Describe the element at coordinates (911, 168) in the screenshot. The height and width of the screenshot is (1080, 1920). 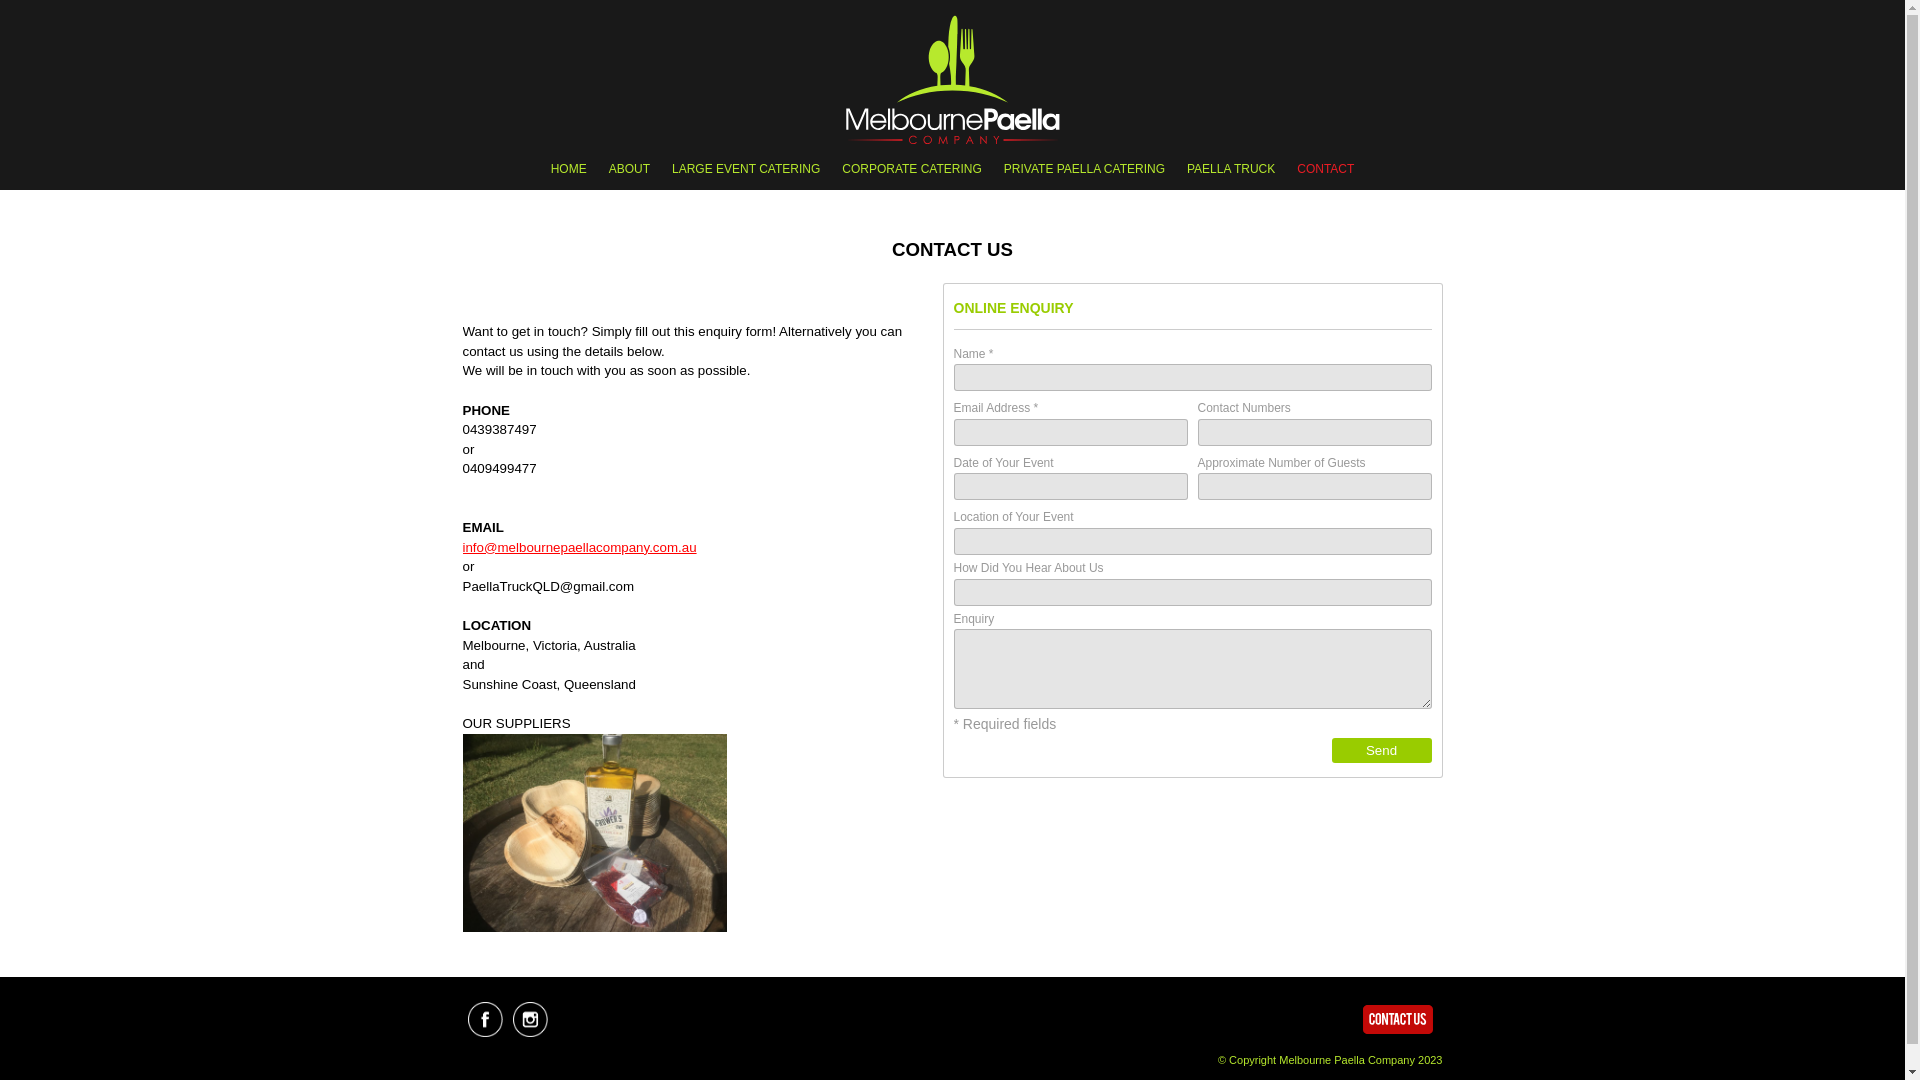
I see `'CORPORATE CATERING'` at that location.